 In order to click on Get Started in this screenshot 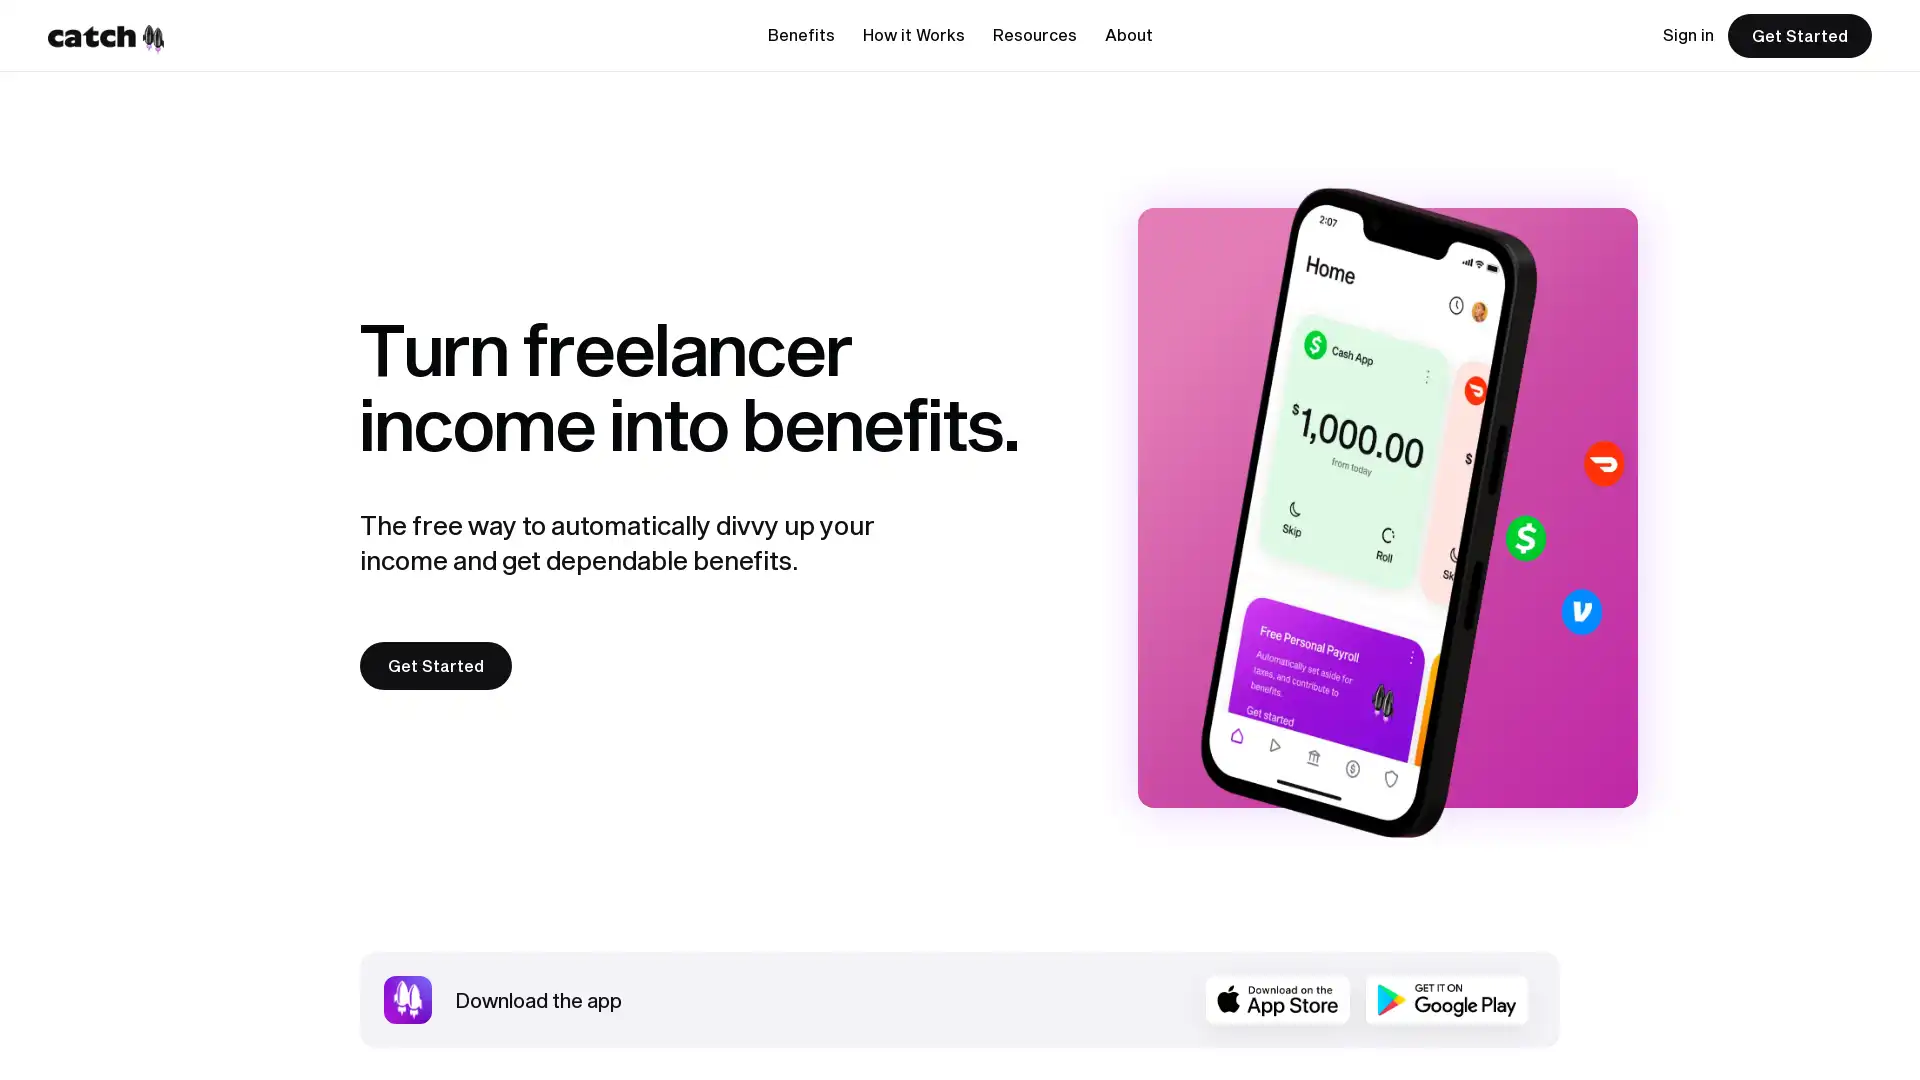, I will do `click(1800, 35)`.